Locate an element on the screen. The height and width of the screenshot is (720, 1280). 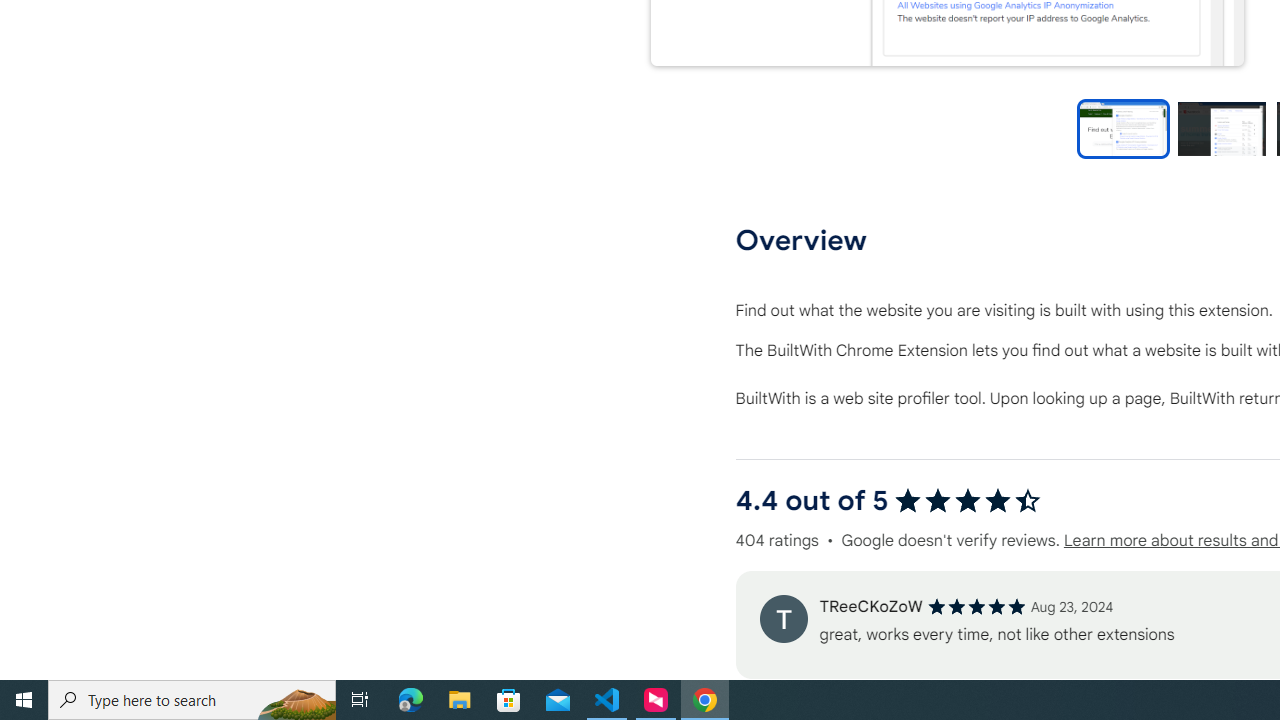
'Preview slide 1' is located at coordinates (1123, 128).